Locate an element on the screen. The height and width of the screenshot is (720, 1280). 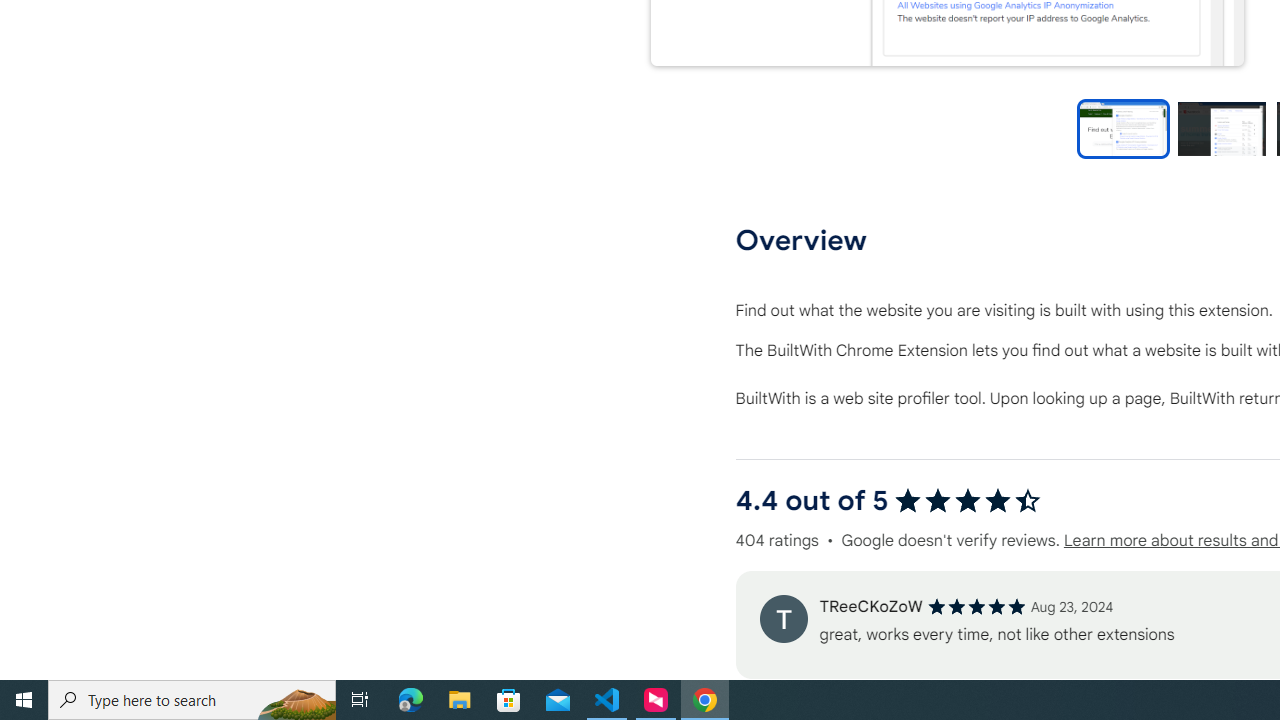
'Preview slide 1' is located at coordinates (1123, 128).